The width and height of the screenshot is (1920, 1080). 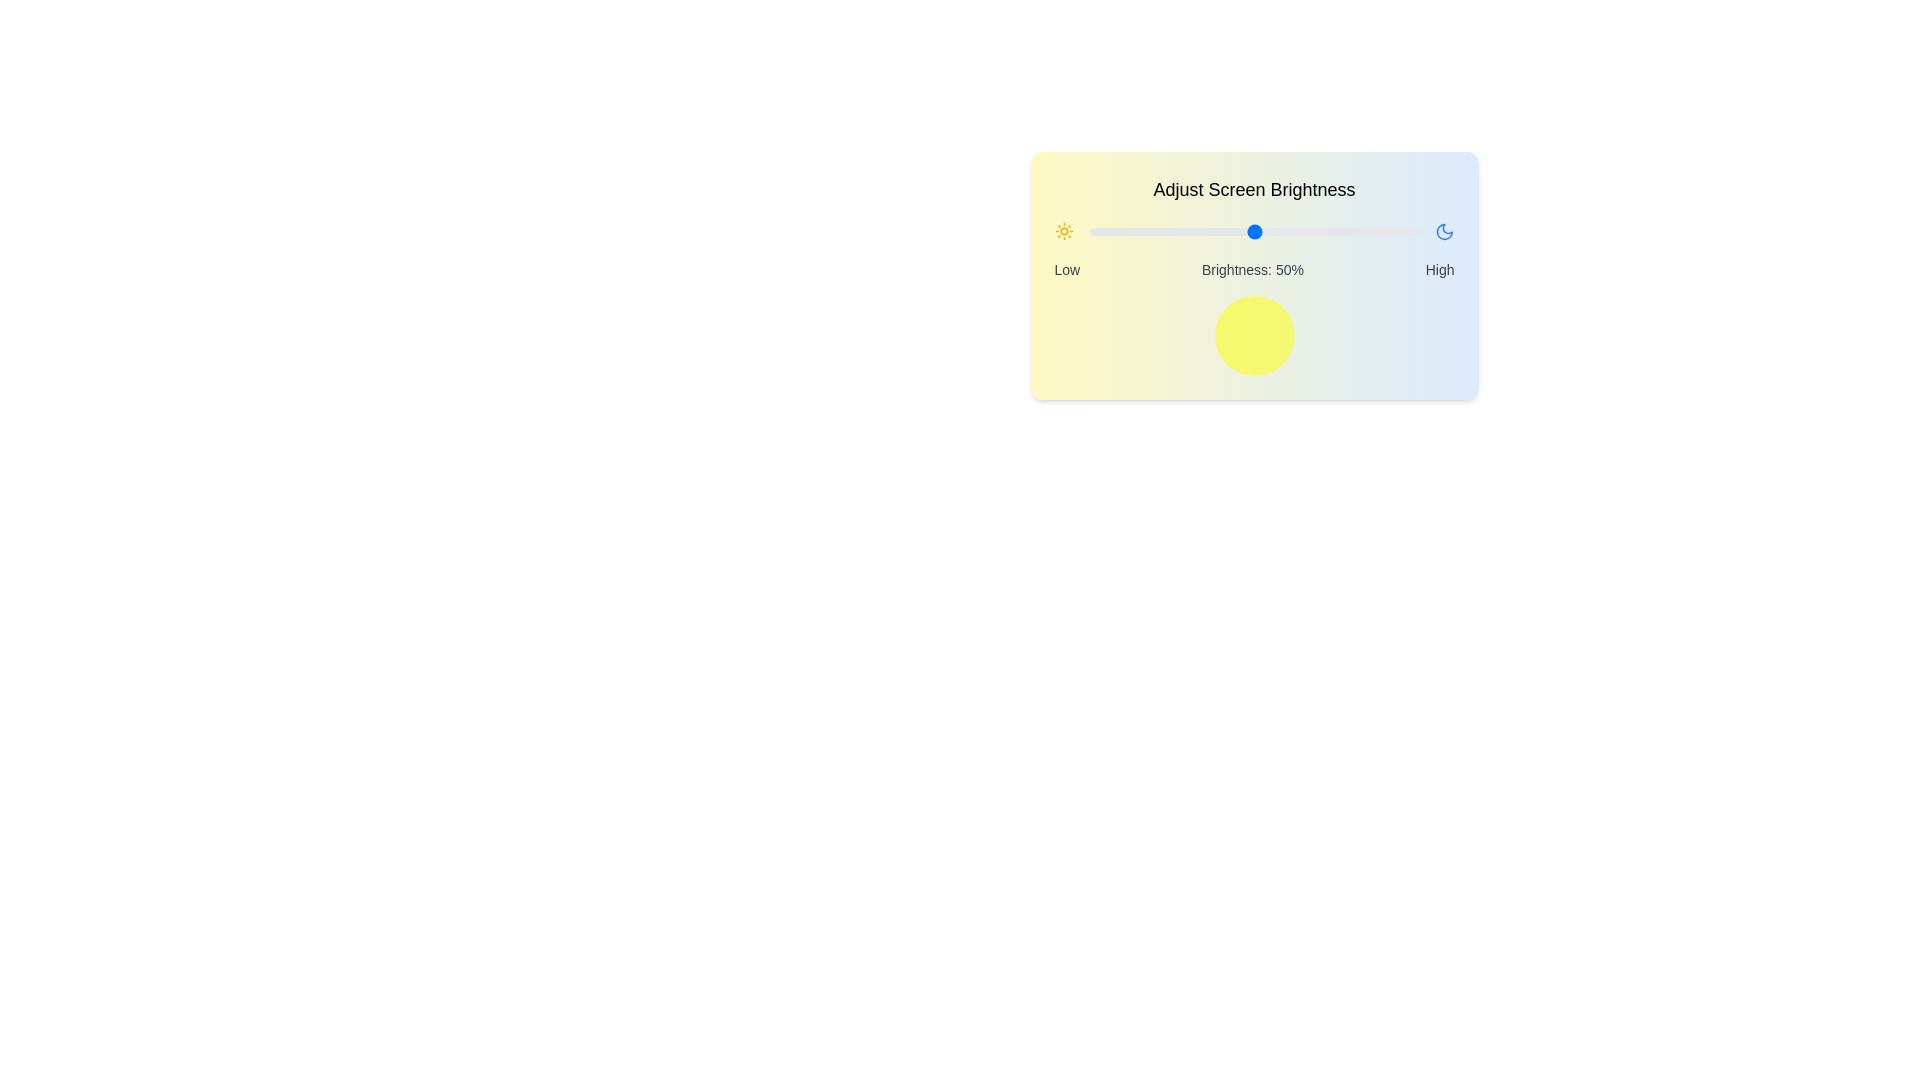 What do you see at coordinates (1136, 230) in the screenshot?
I see `the brightness slider to 14%` at bounding box center [1136, 230].